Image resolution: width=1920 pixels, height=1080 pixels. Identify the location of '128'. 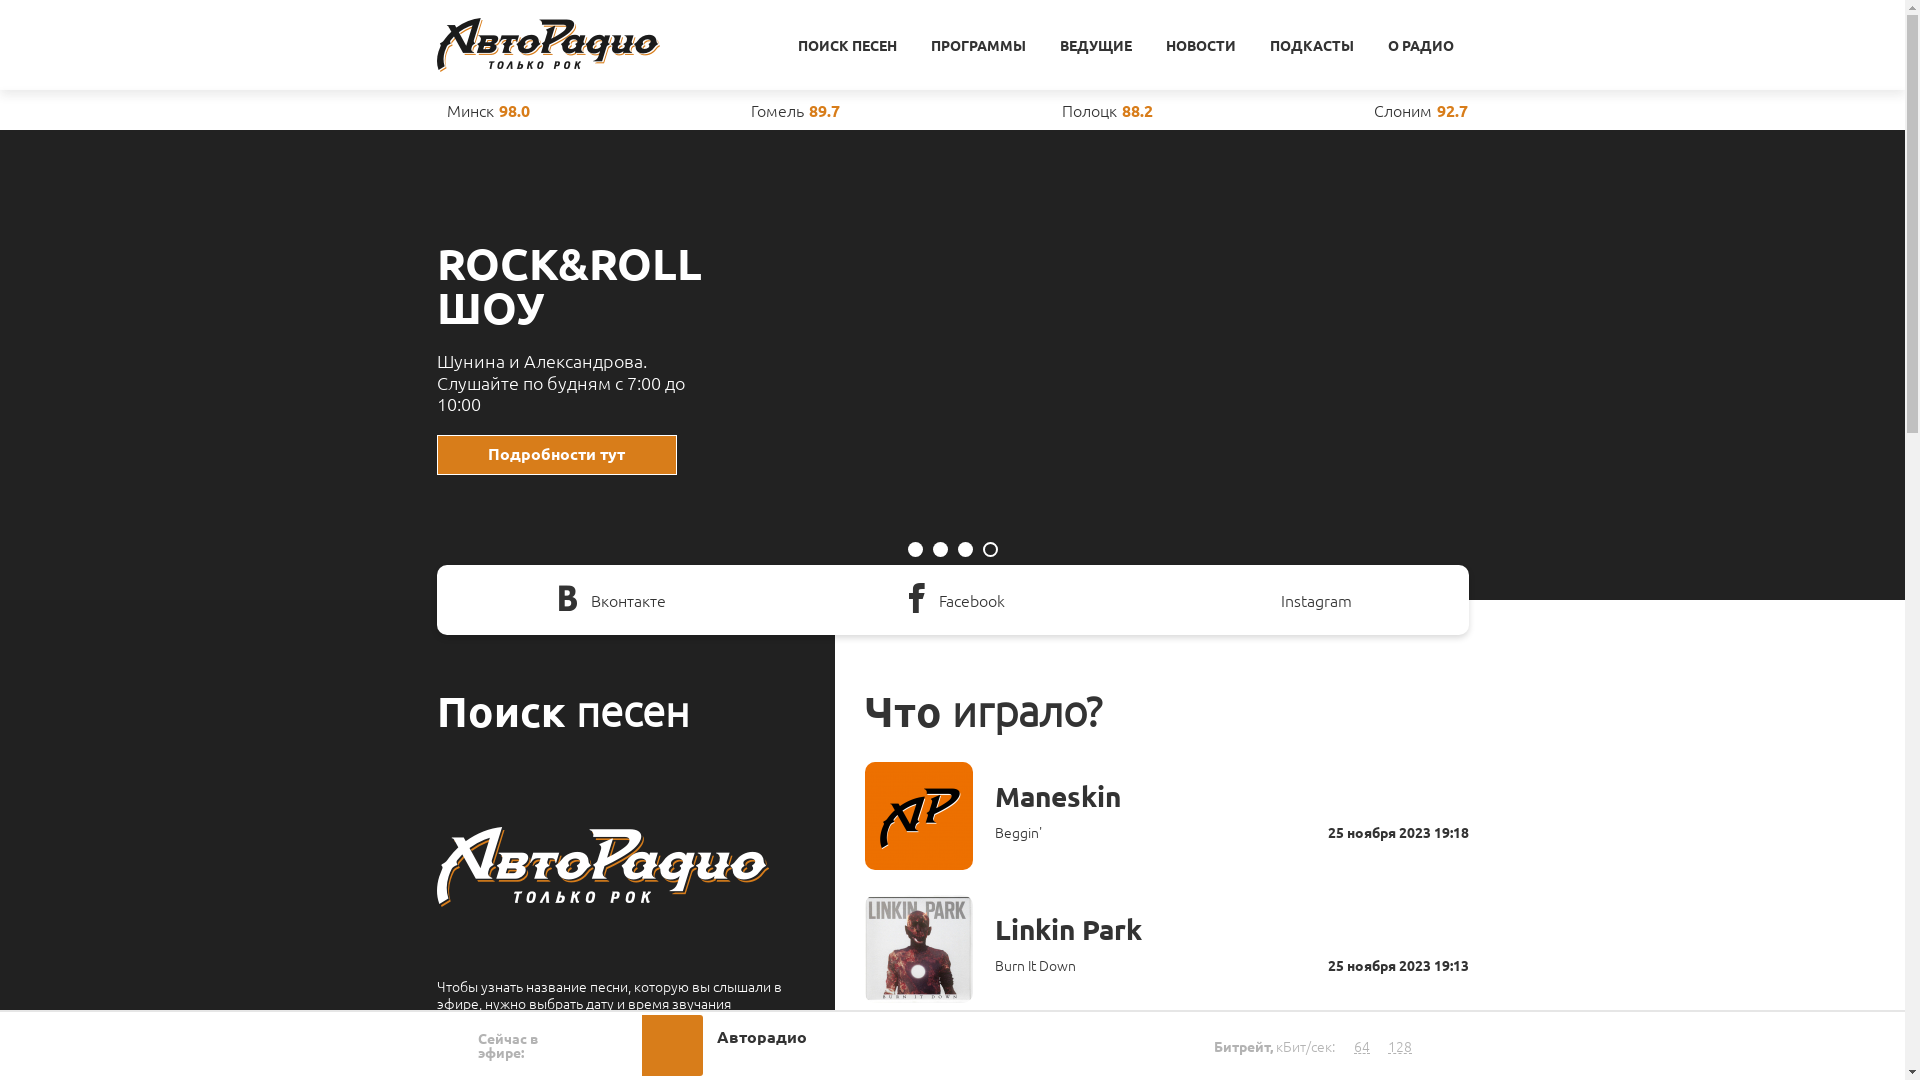
(1399, 1044).